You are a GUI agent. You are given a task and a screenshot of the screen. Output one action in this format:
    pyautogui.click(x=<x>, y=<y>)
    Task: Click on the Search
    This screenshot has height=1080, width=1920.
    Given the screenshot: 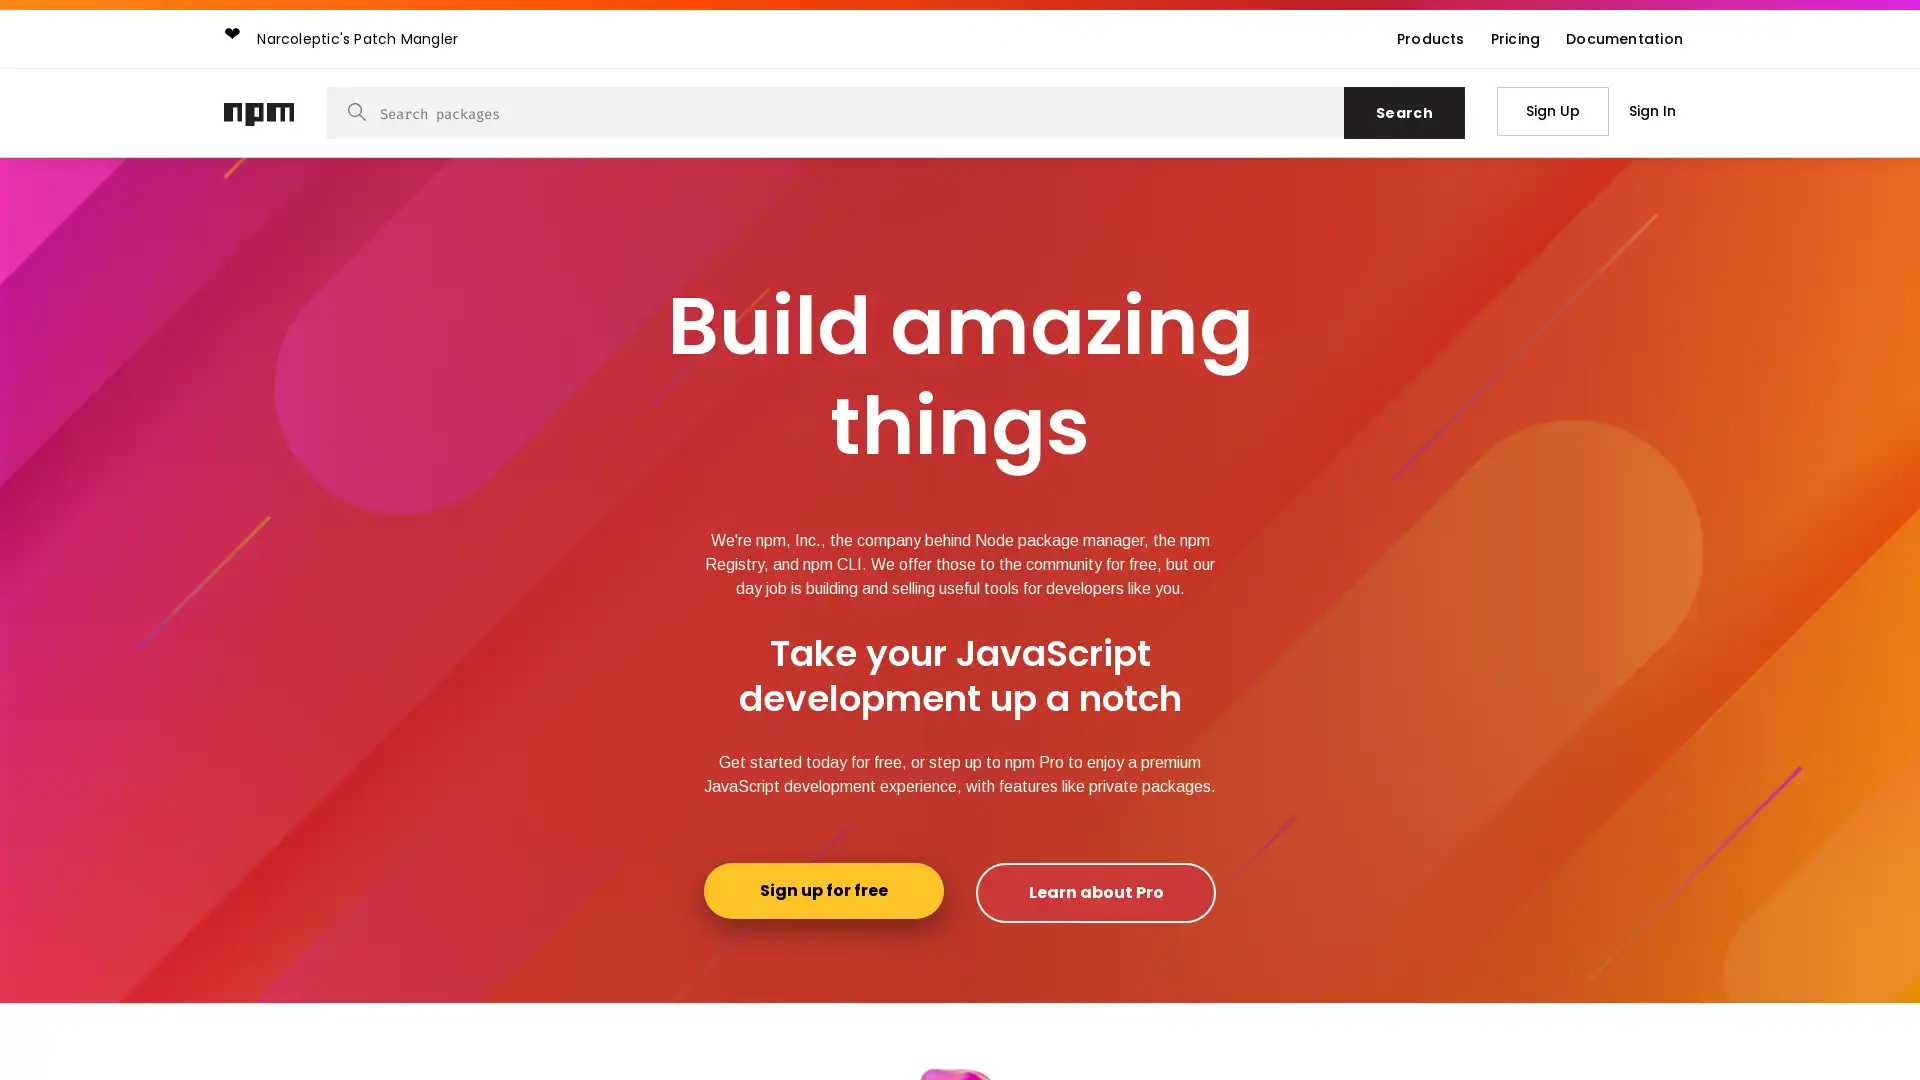 What is the action you would take?
    pyautogui.click(x=1403, y=112)
    